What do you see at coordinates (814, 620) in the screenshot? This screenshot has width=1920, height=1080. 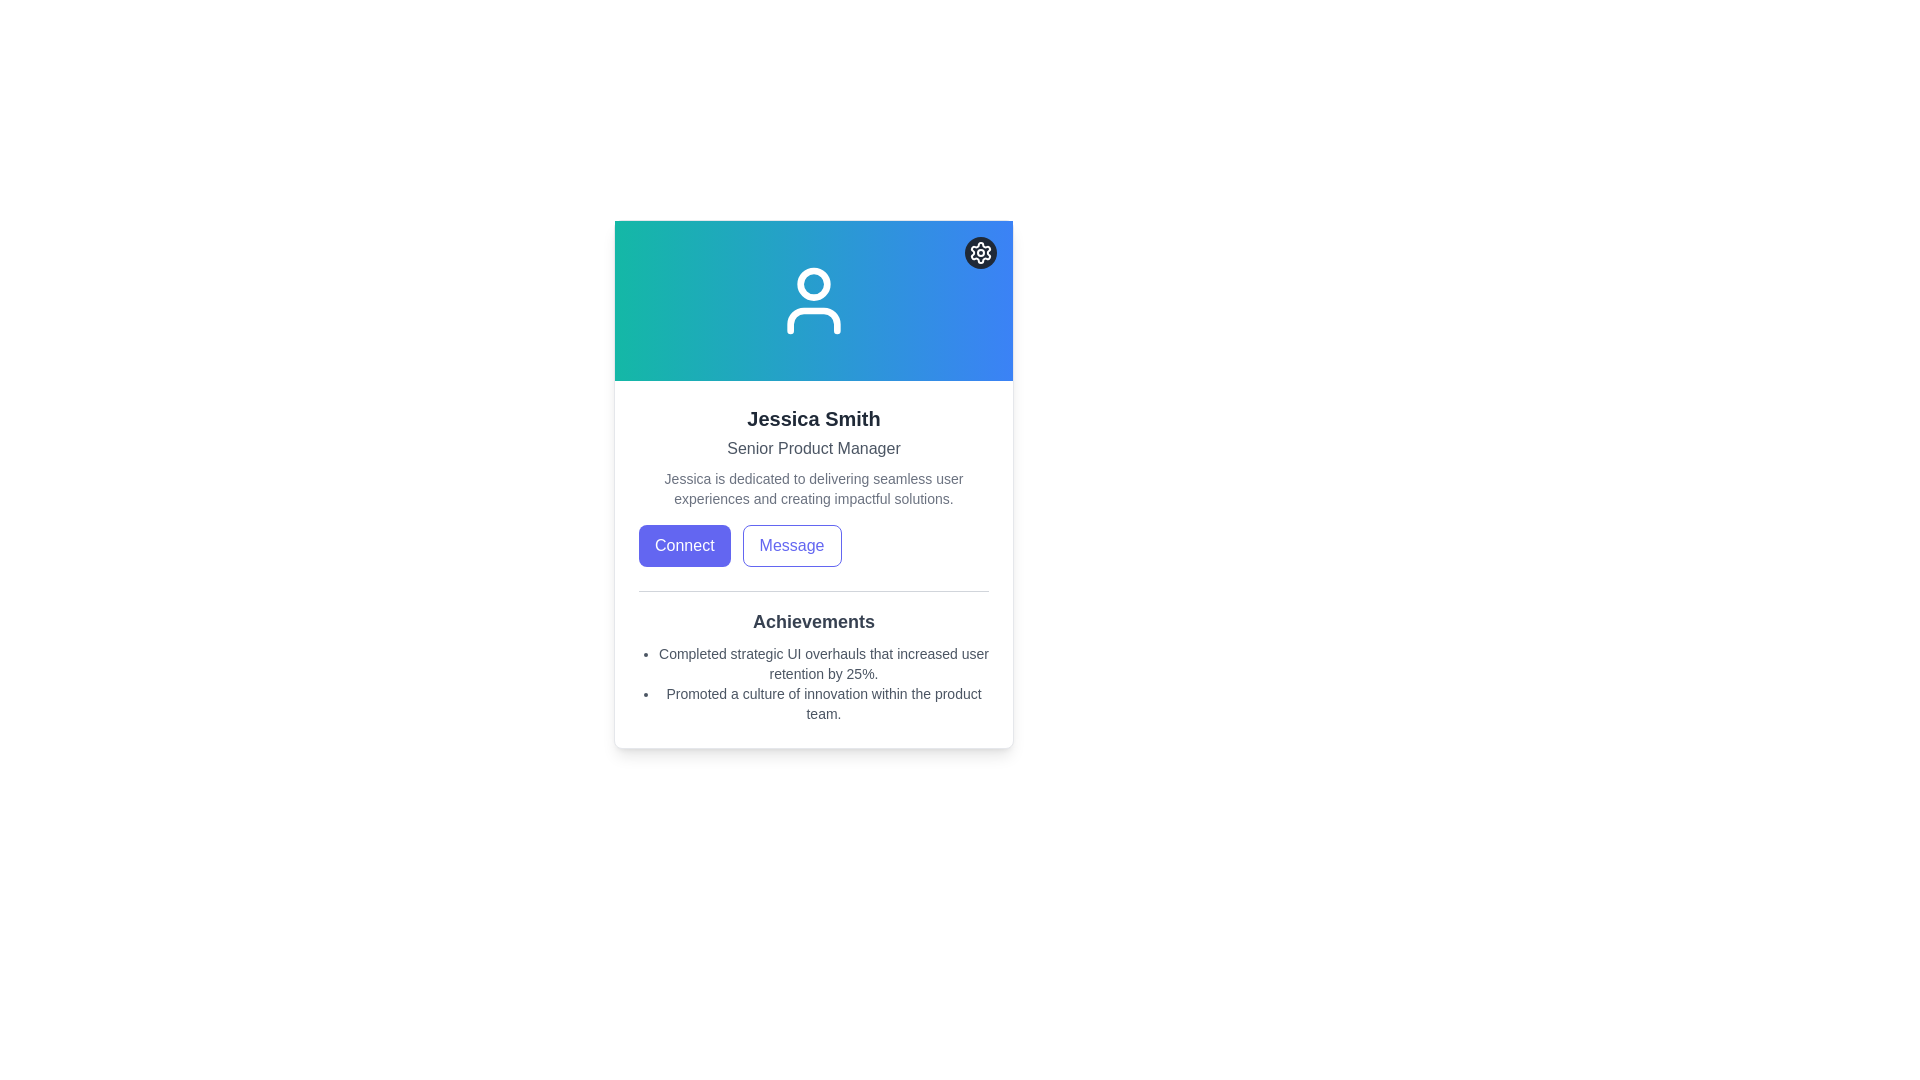 I see `heading 'Achievements' which is a bold text label styled in dark gray, located in the achievements section above a bulleted list of accomplishments` at bounding box center [814, 620].